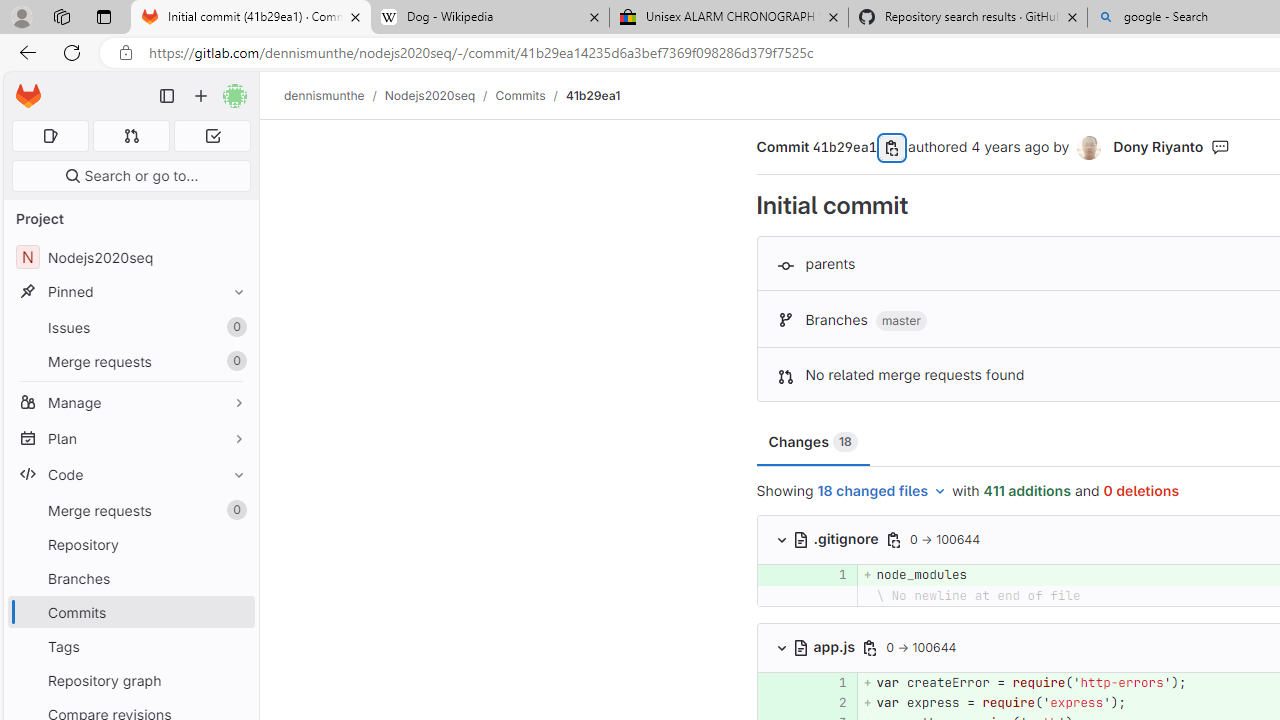 Image resolution: width=1280 pixels, height=720 pixels. Describe the element at coordinates (130, 256) in the screenshot. I see `'NNodejs2020seq'` at that location.